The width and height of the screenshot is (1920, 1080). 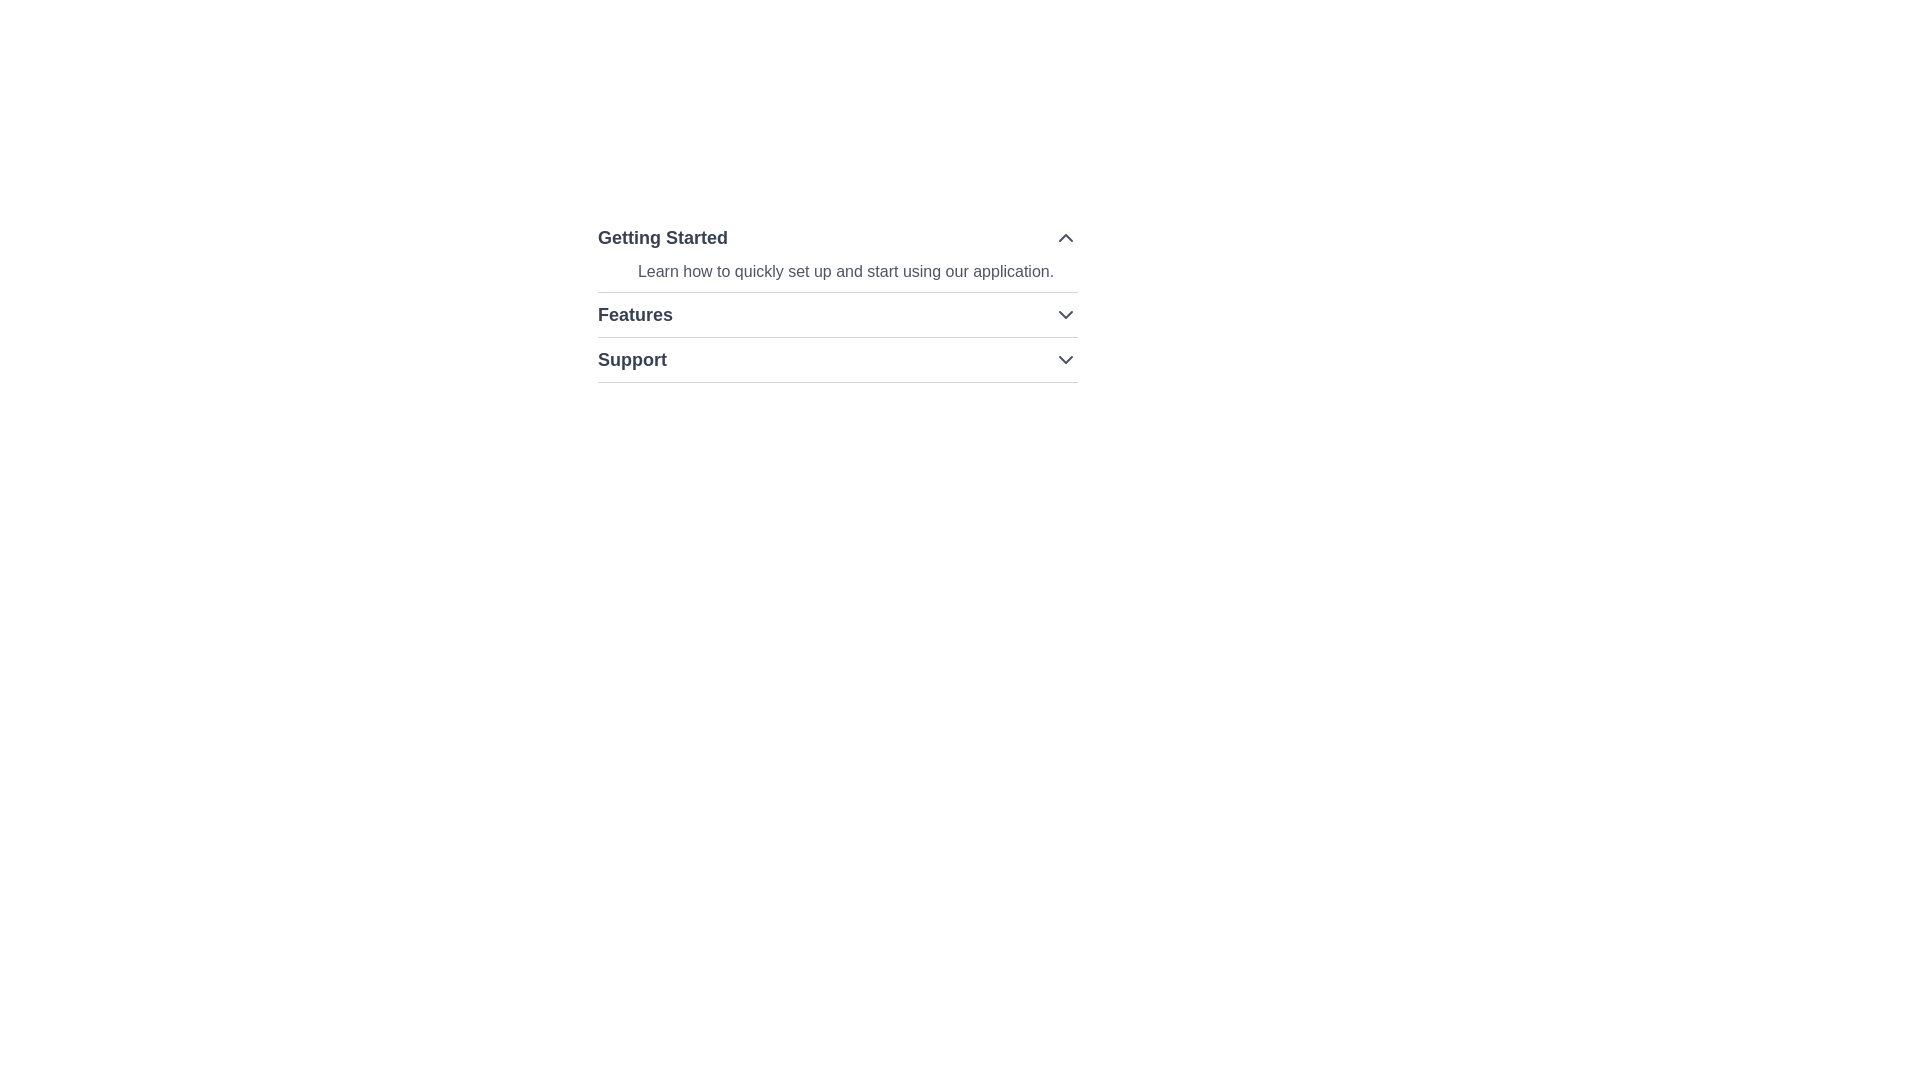 What do you see at coordinates (838, 272) in the screenshot?
I see `the supplementary text content that provides a brief description of the 'Getting Started' section, located directly below the heading 'Getting Started'` at bounding box center [838, 272].